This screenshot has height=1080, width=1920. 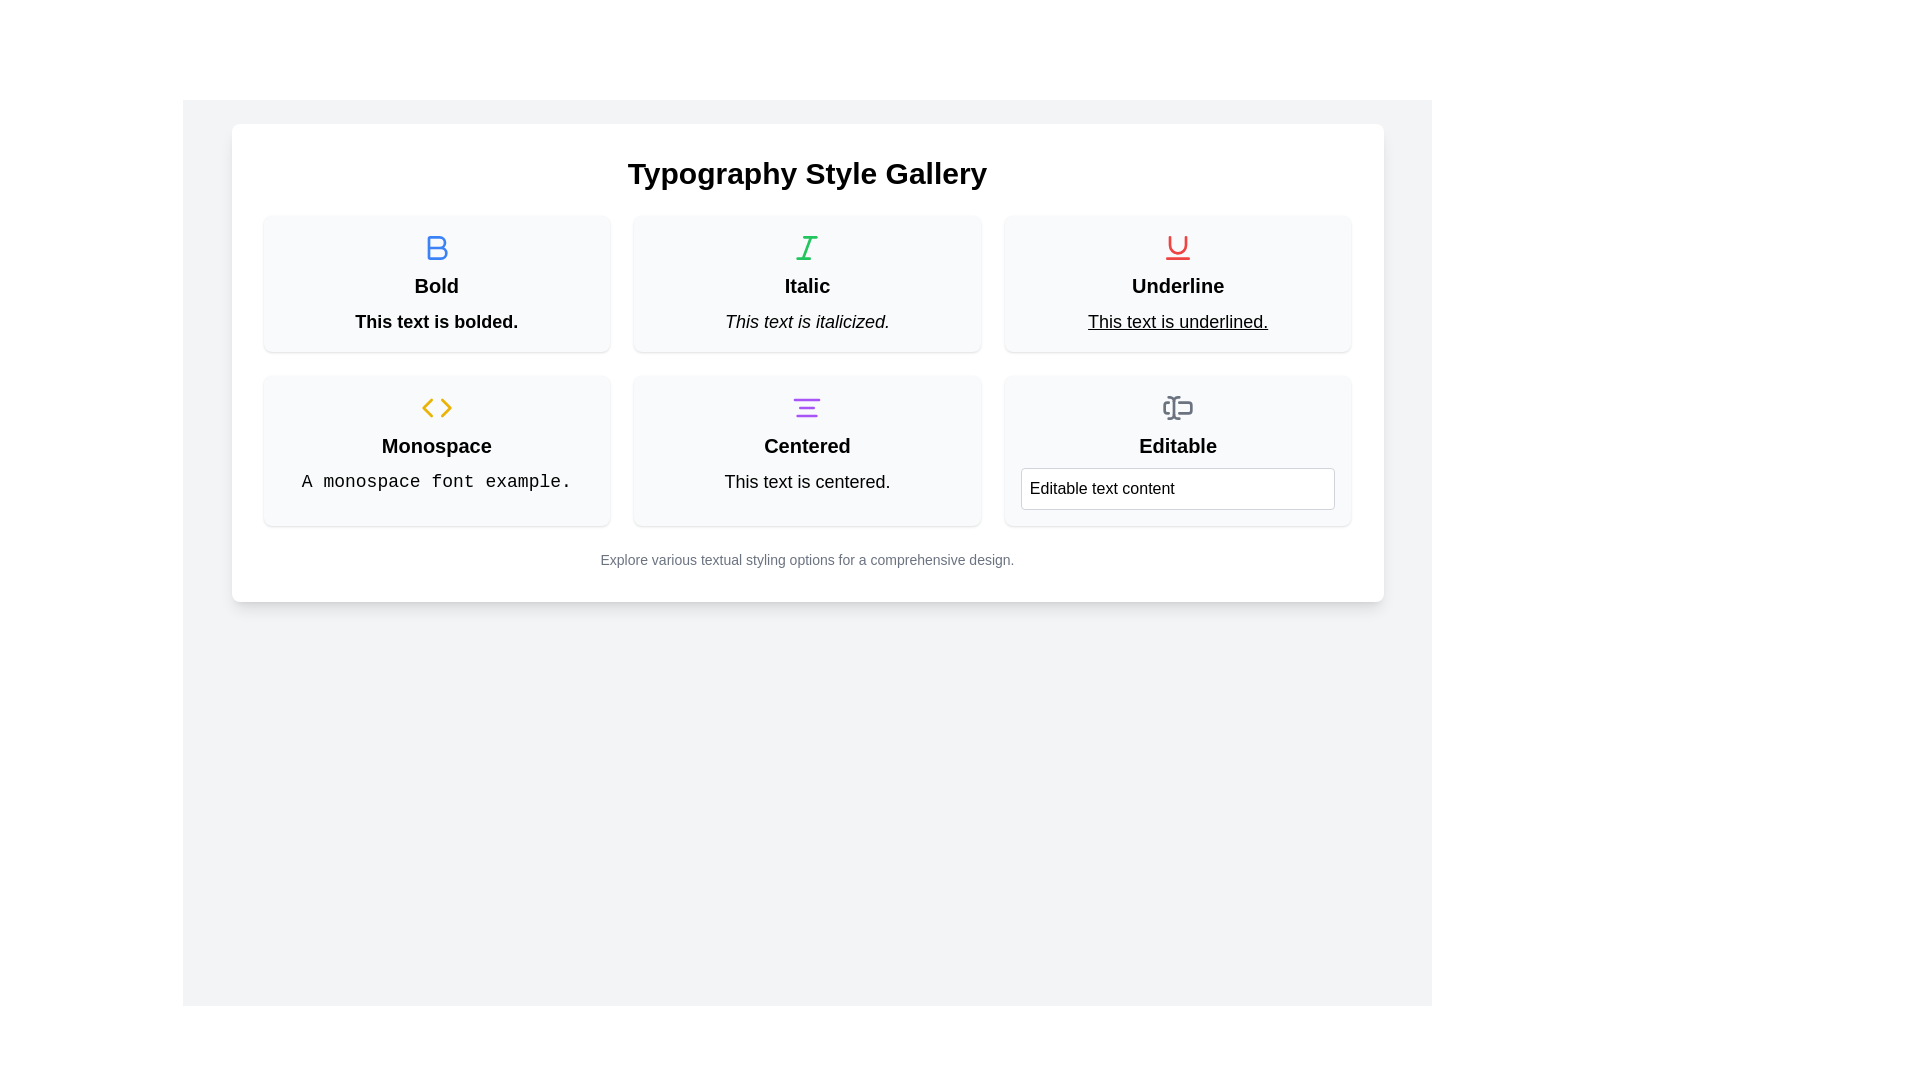 What do you see at coordinates (1178, 246) in the screenshot?
I see `the underline typography style icon located in the 'Underline' section of the layout, which is visually represented in the top-right cell of the grid arrangement` at bounding box center [1178, 246].